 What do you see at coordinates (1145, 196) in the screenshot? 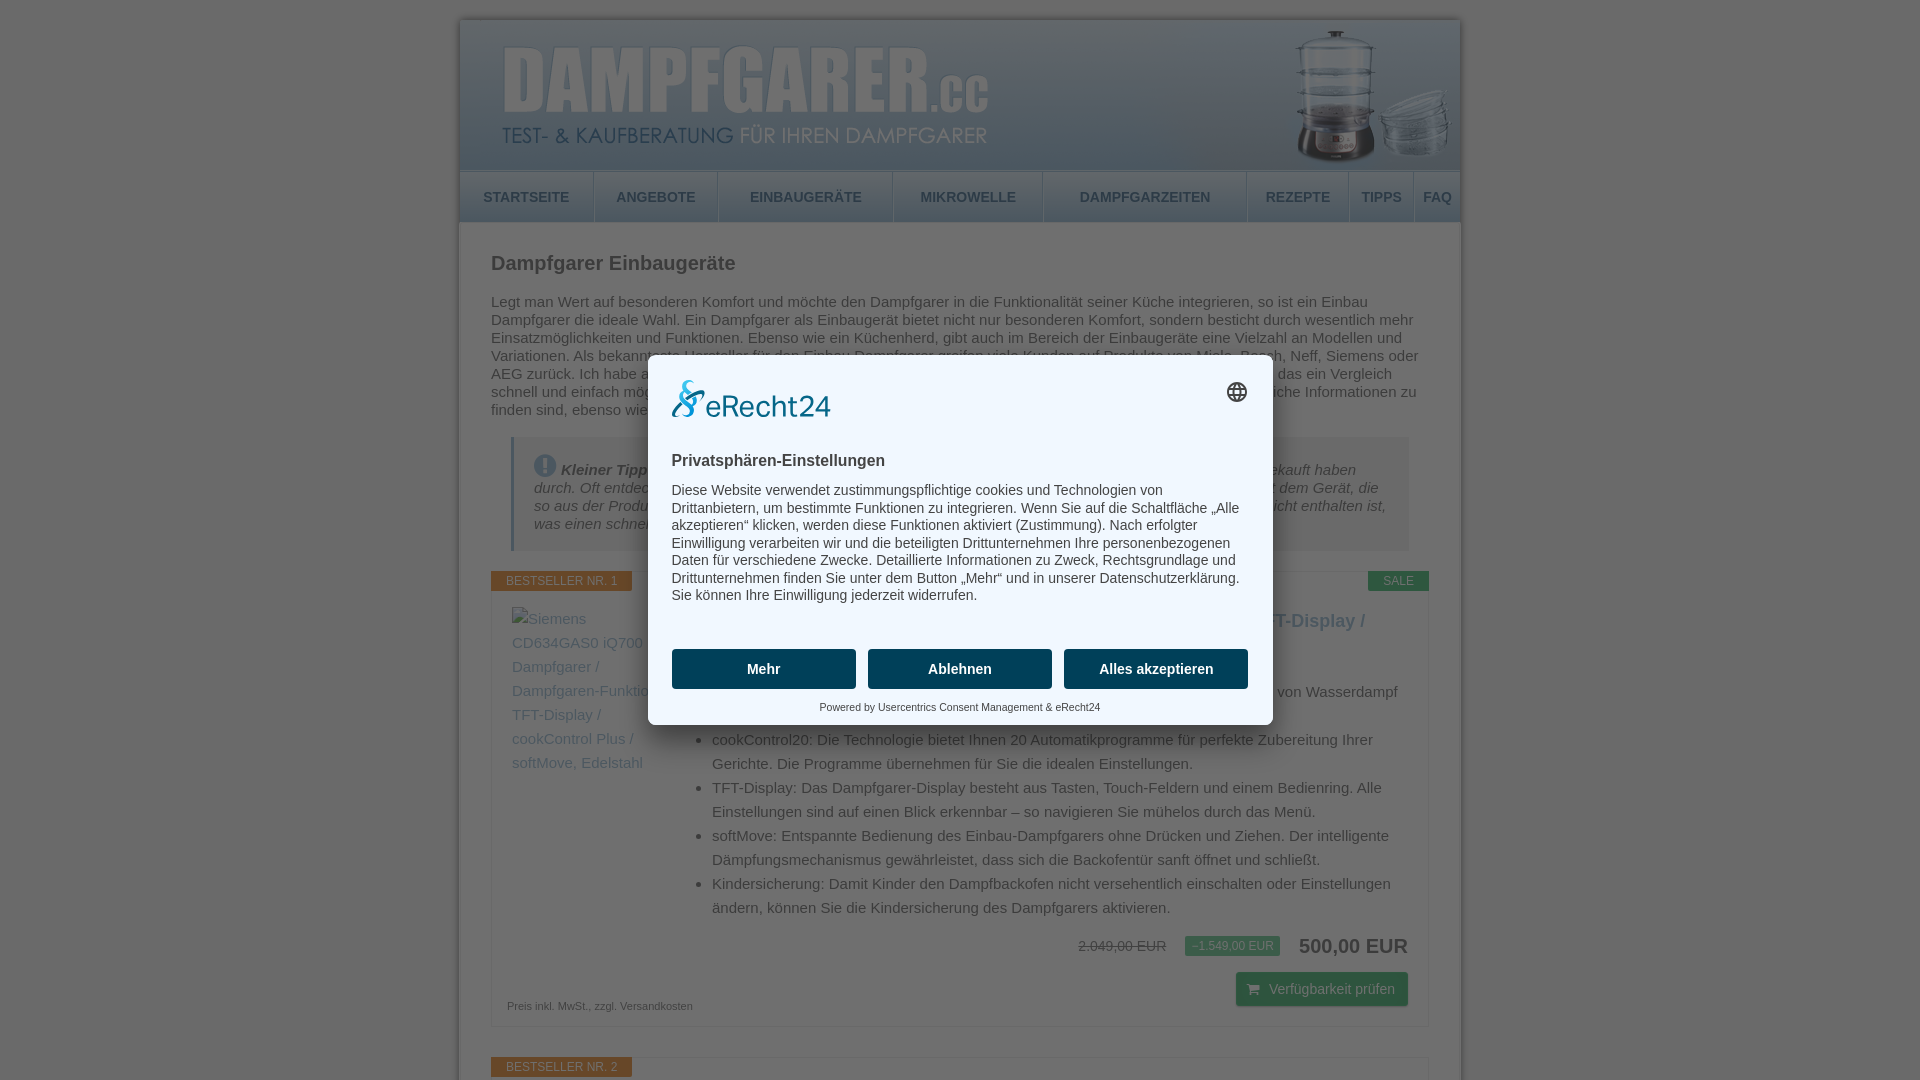
I see `'DAMPFGARZEITEN'` at bounding box center [1145, 196].